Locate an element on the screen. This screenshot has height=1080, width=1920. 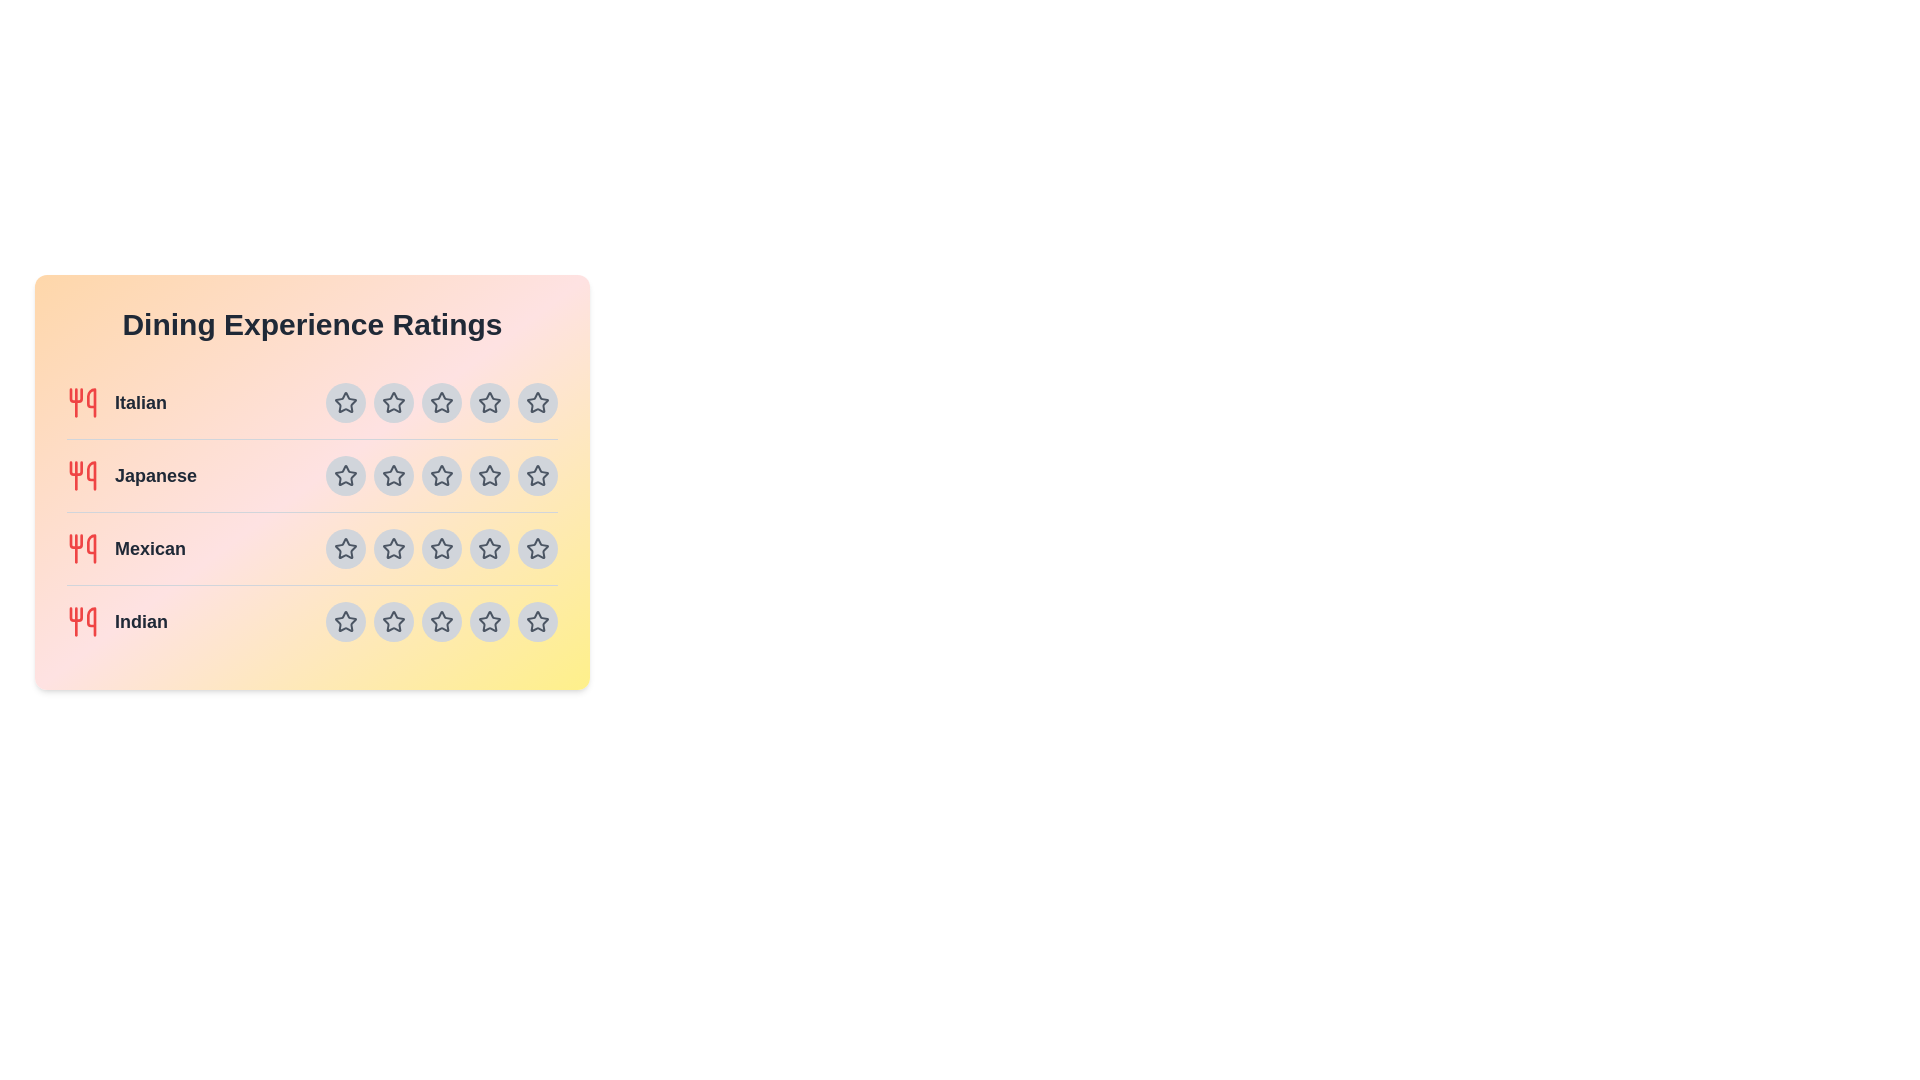
the utensils icon for the cuisine Mexican is located at coordinates (81, 548).